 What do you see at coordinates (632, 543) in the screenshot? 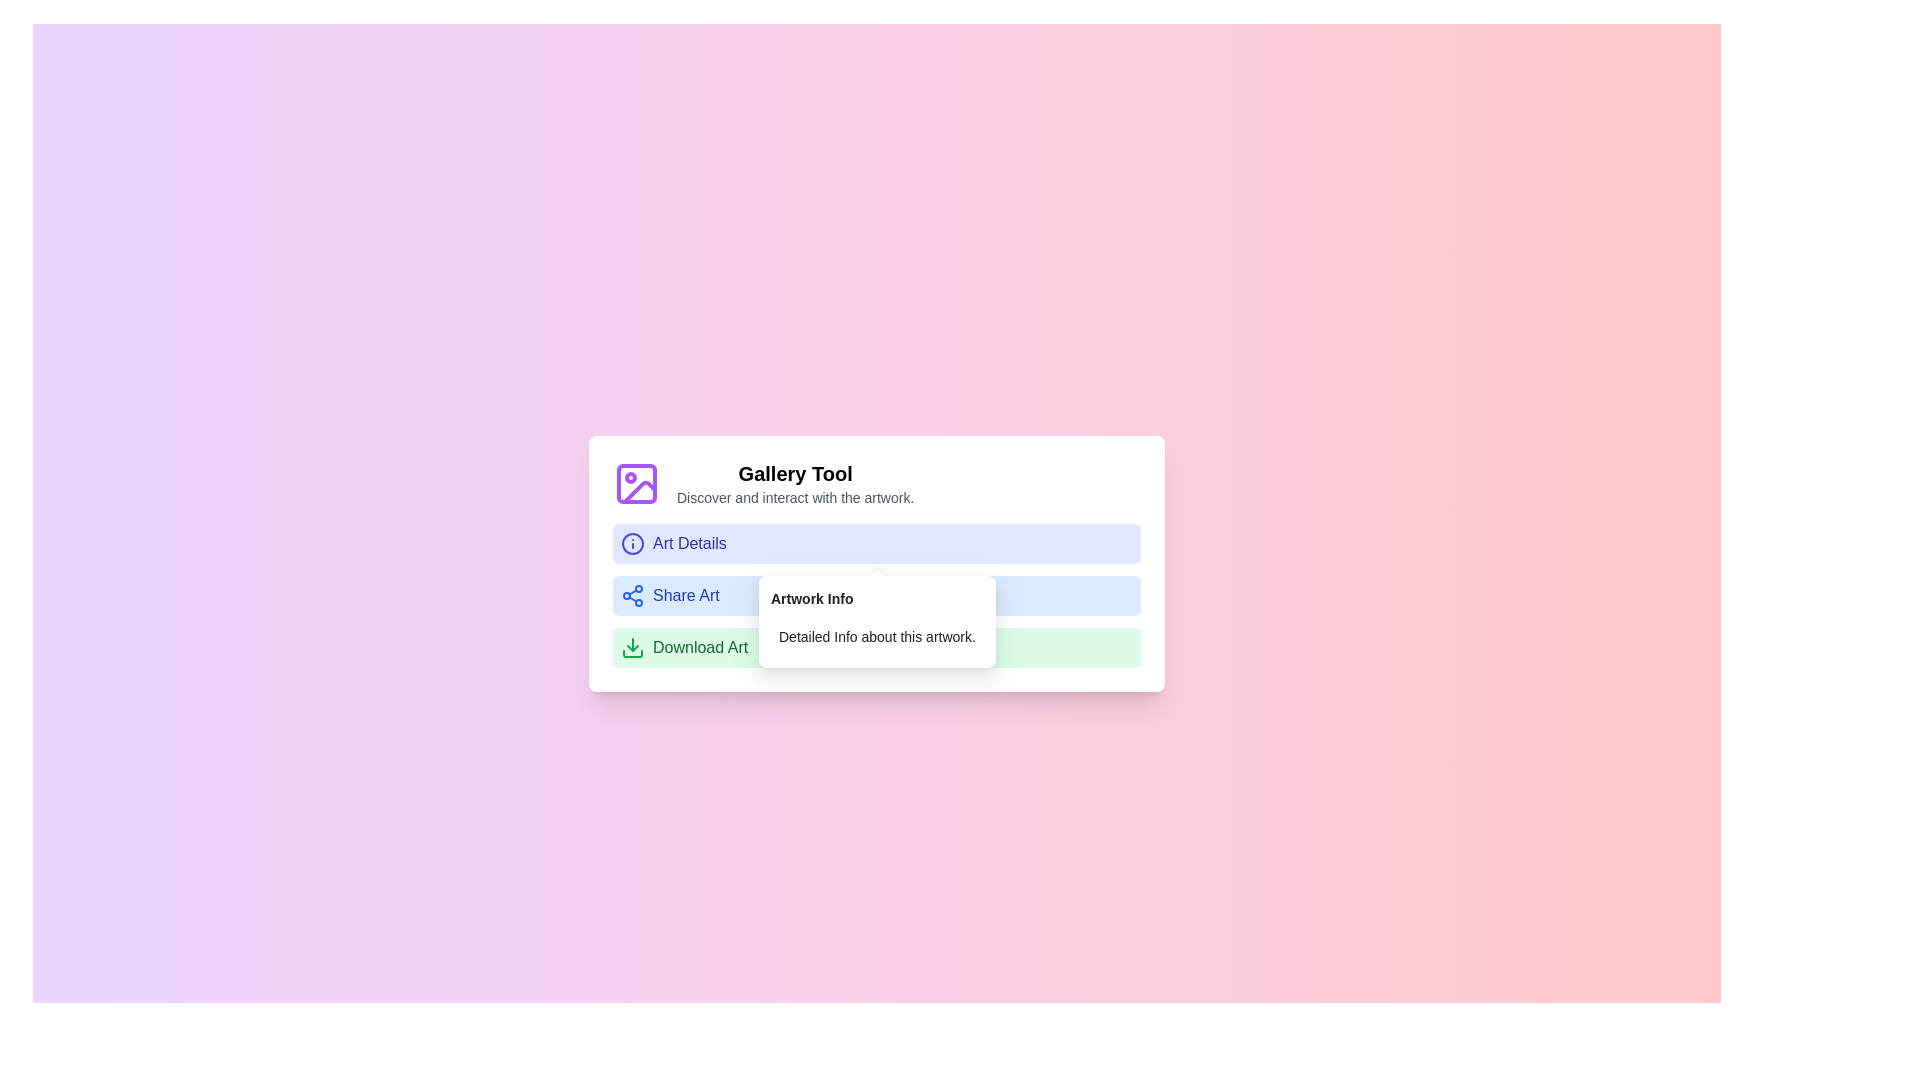
I see `the circular SVG element representing part of the information icon, which is located near the 'Share Art' button, to interact with the tooltip` at bounding box center [632, 543].